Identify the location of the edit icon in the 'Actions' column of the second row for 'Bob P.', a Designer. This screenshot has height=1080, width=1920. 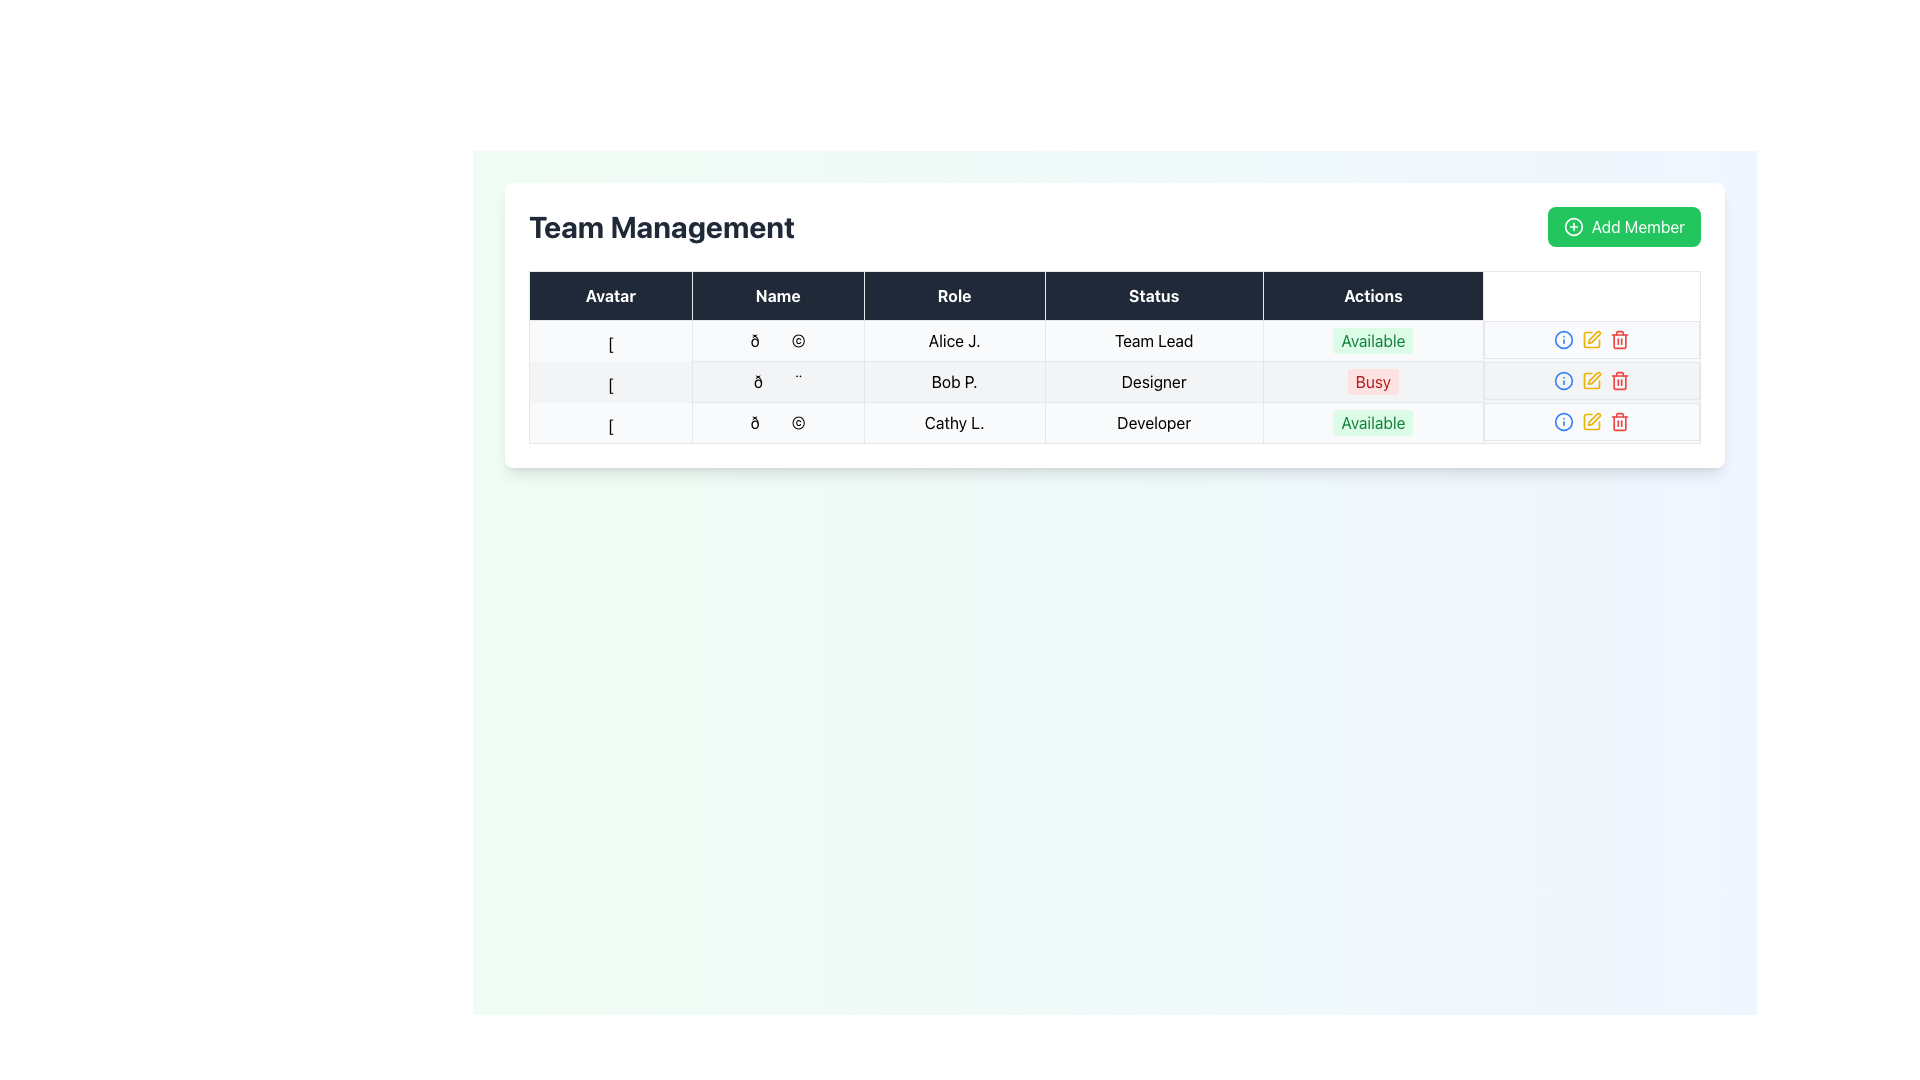
(1593, 418).